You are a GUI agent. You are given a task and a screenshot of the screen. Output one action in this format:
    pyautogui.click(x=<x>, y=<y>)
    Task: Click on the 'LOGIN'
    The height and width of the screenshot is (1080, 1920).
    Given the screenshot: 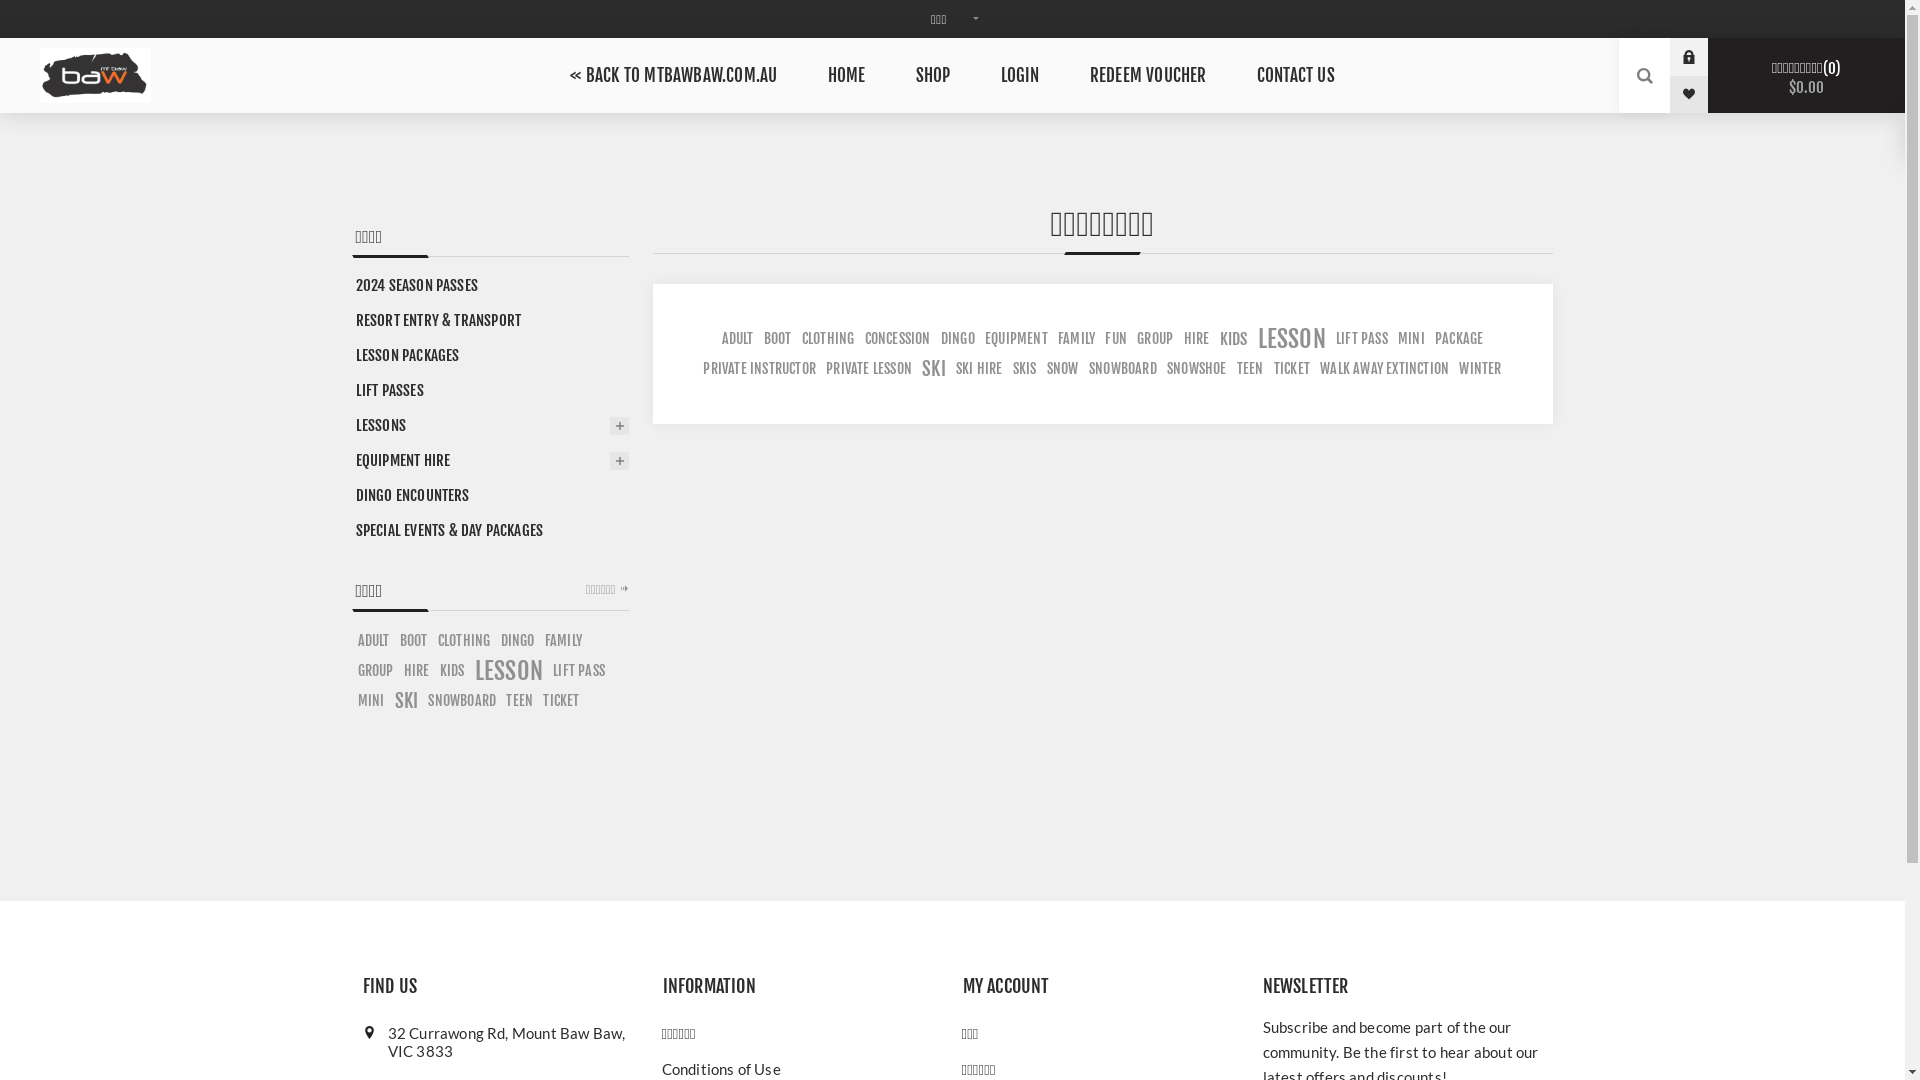 What is the action you would take?
    pyautogui.click(x=1020, y=74)
    